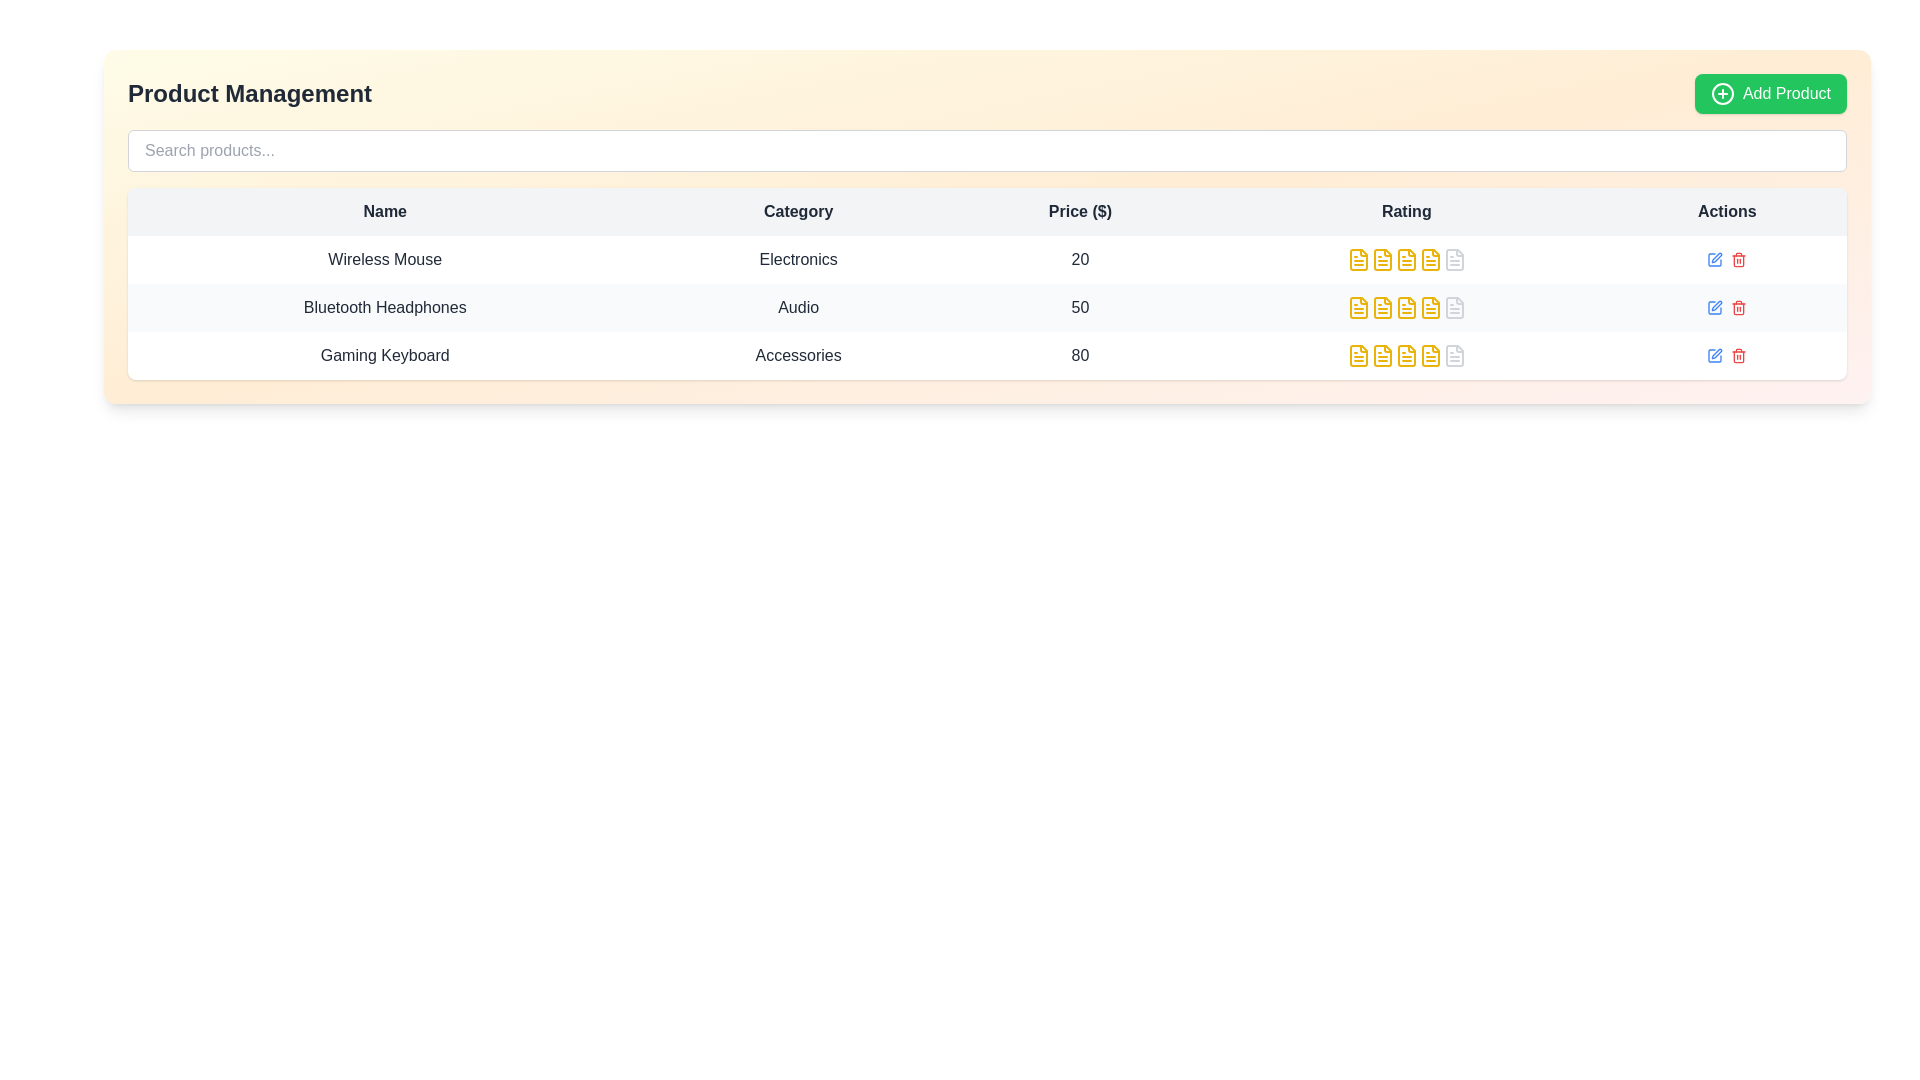 The height and width of the screenshot is (1080, 1920). What do you see at coordinates (1714, 354) in the screenshot?
I see `the blue edit icon resembling a pen located at the far right of the 'Actions' column in the third row of the table` at bounding box center [1714, 354].